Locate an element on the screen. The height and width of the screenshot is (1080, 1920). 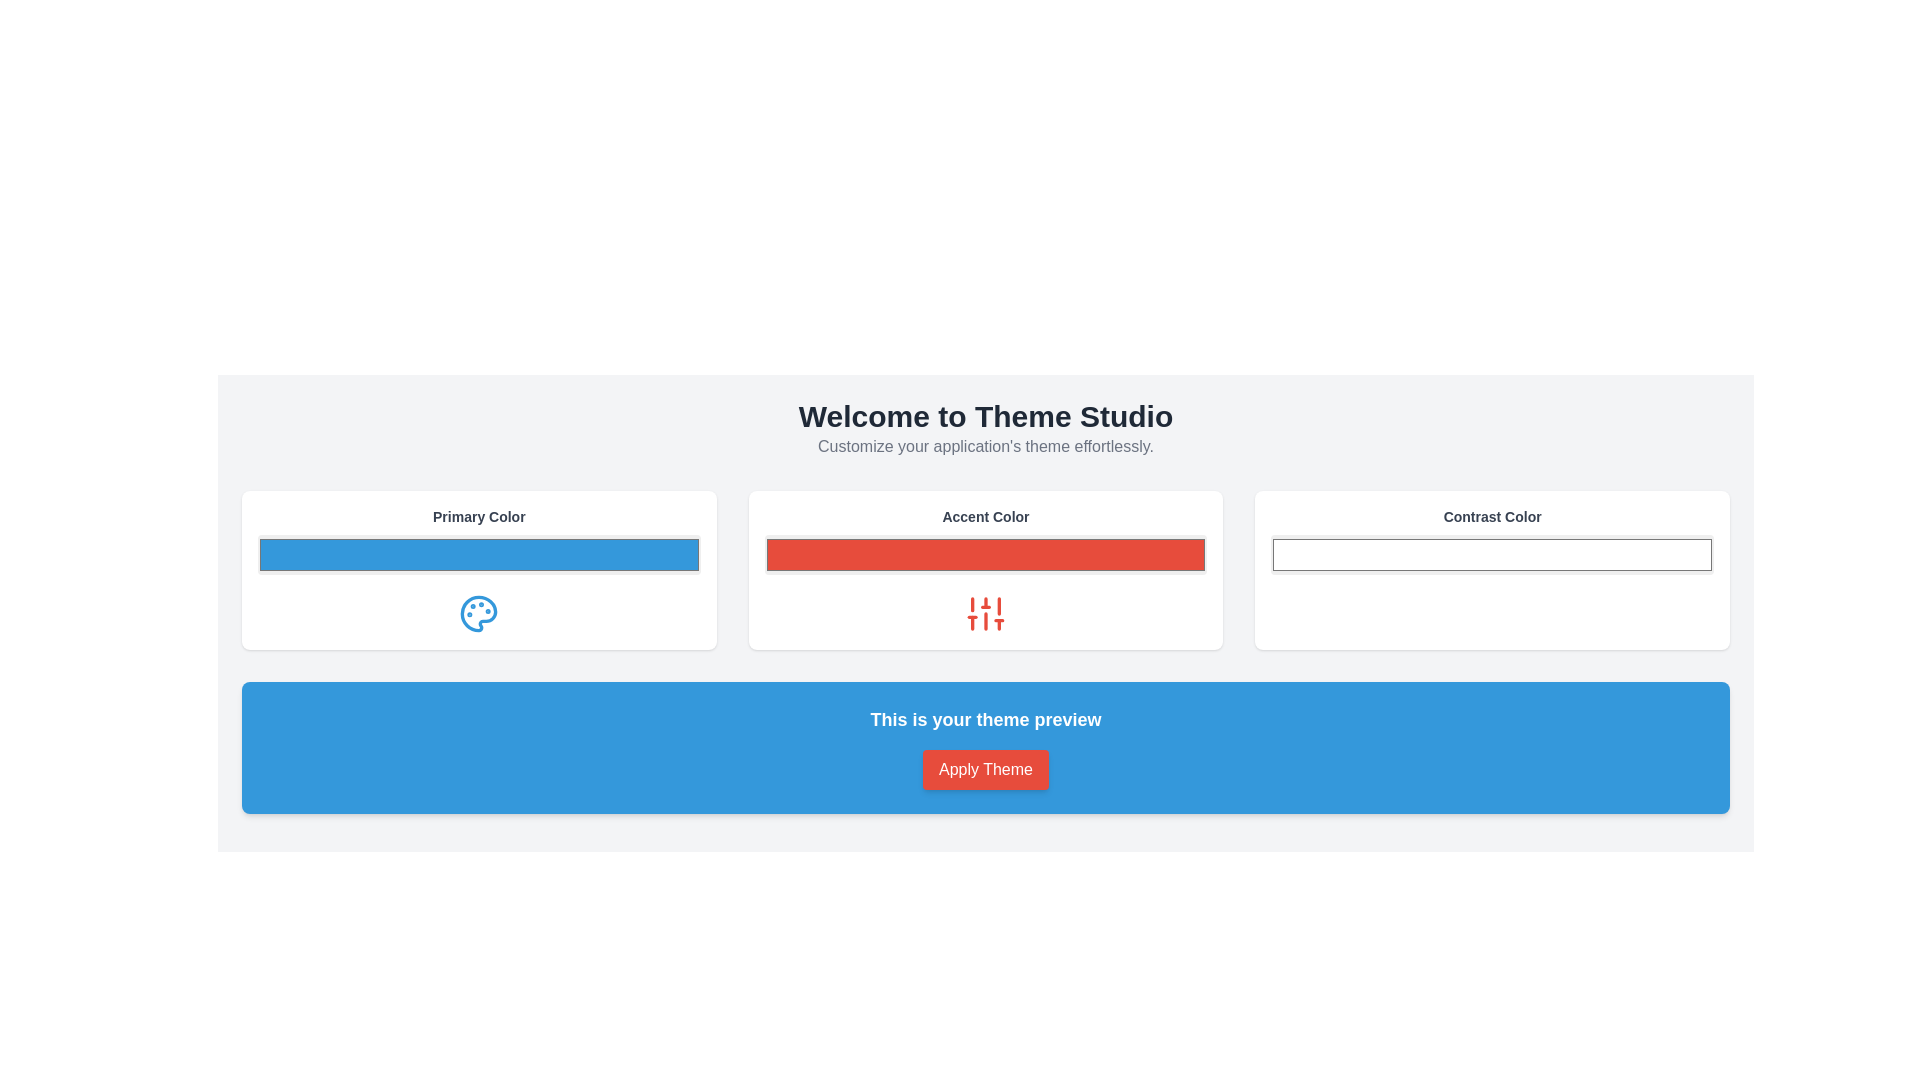
the static text label that provides additional context about customizing themes in the application, located just below the heading 'Welcome to Theme Studio' is located at coordinates (985, 446).